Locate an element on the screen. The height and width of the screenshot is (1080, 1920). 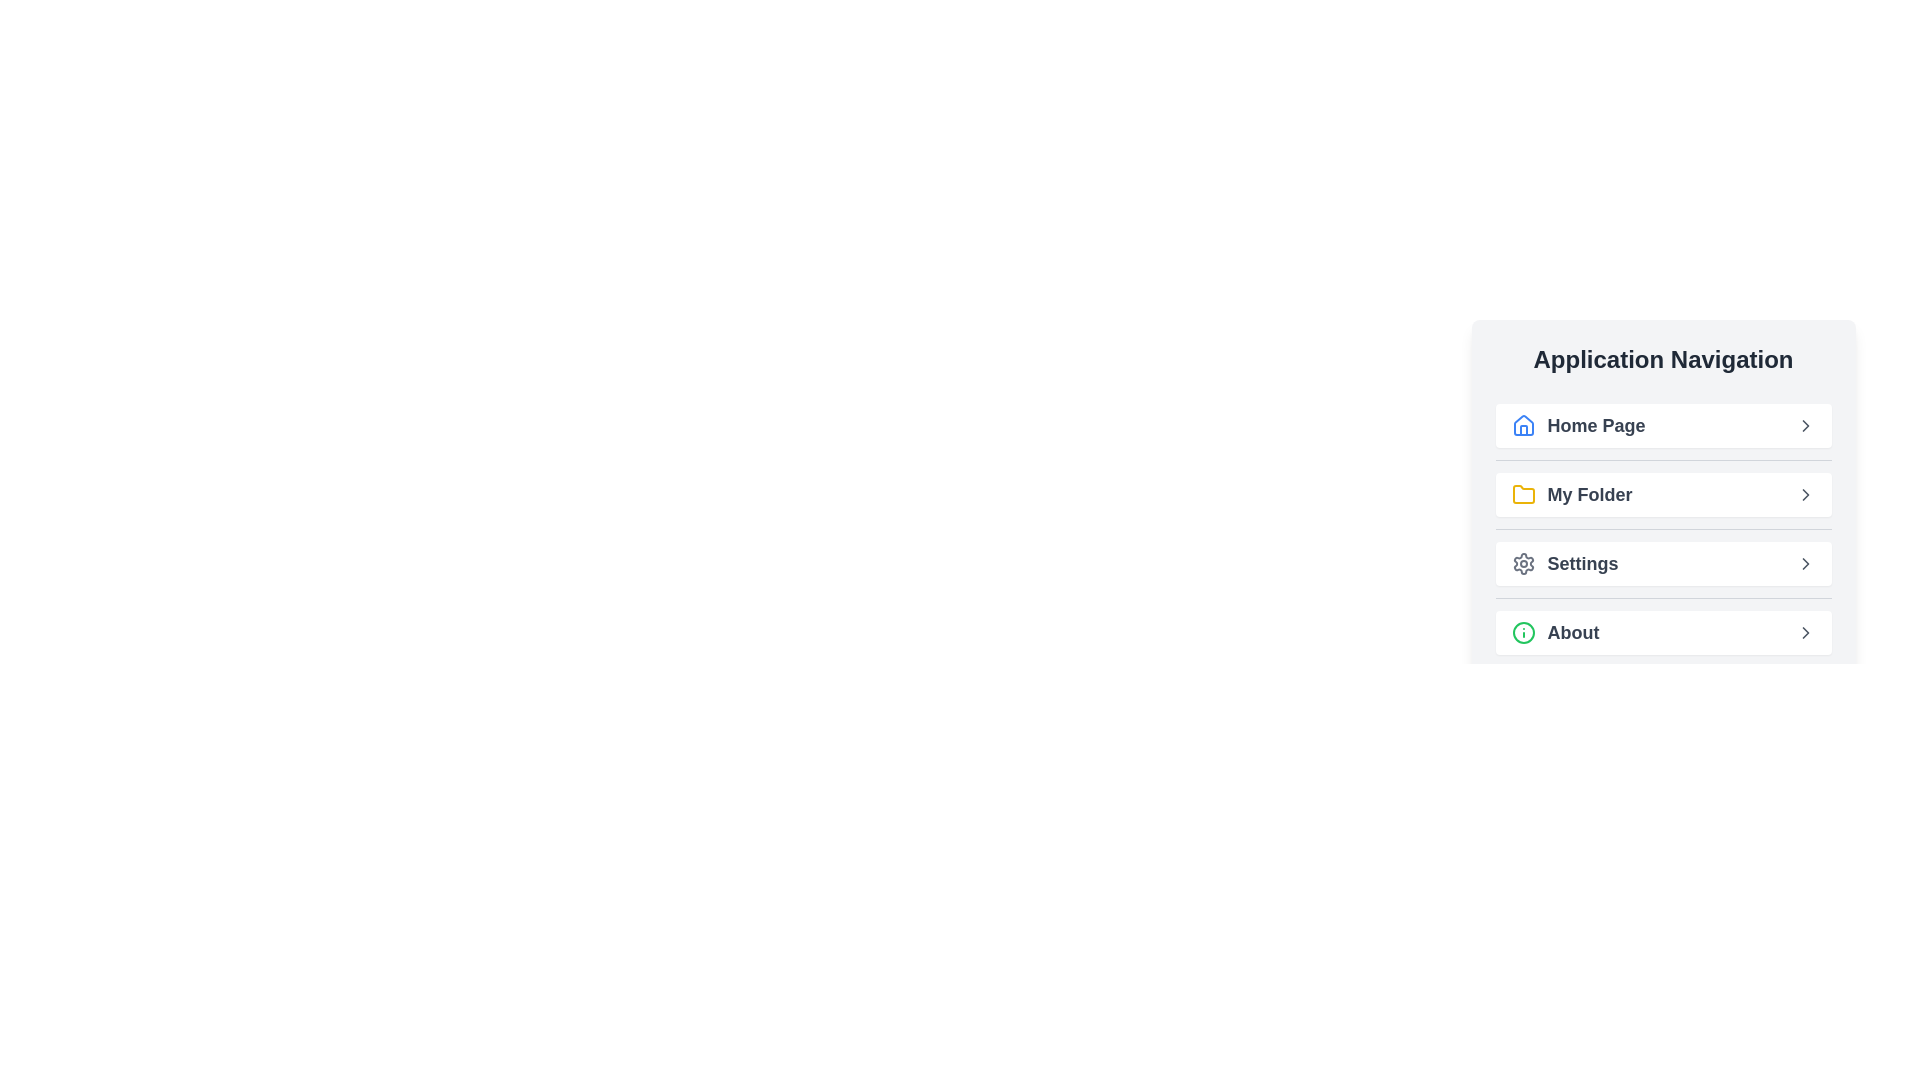
the rightmost icon button in the 'My Folder' navigation menu is located at coordinates (1805, 494).